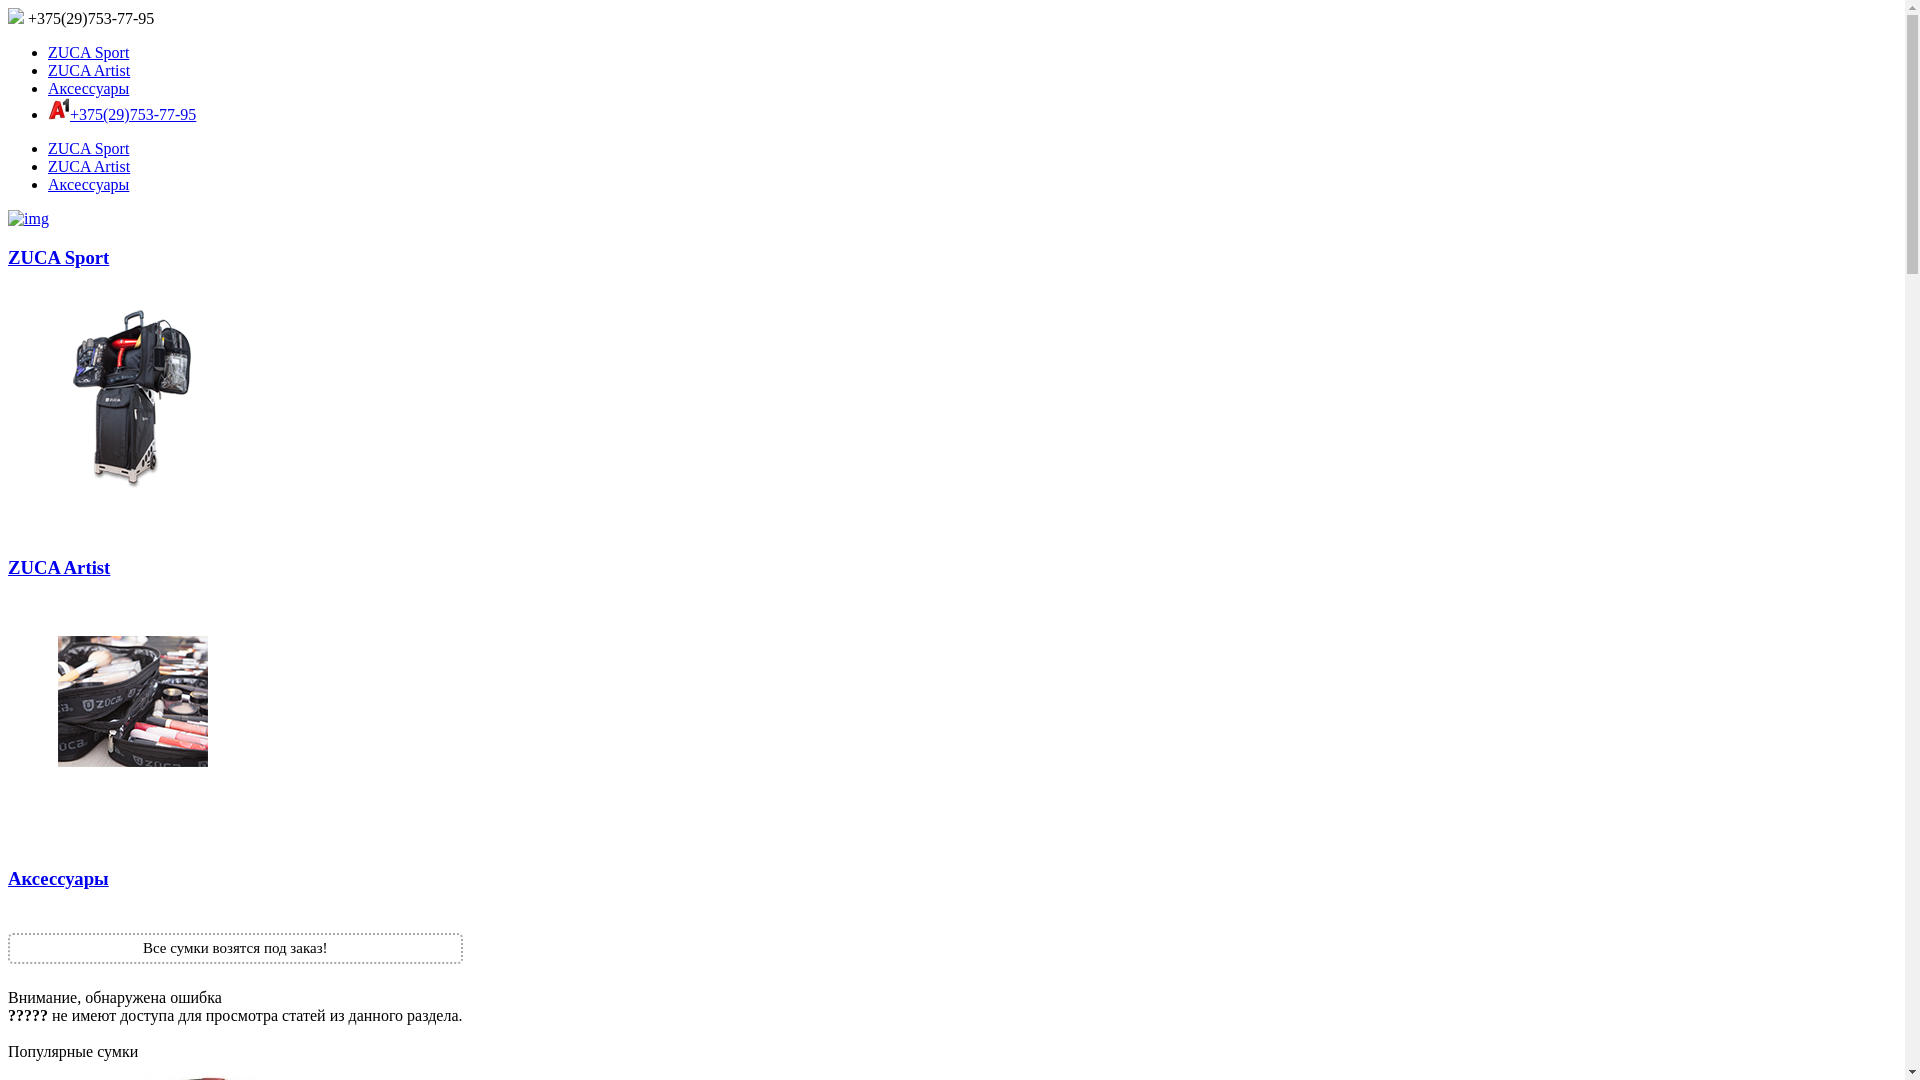  I want to click on 'ZUCA Artist', so click(88, 165).